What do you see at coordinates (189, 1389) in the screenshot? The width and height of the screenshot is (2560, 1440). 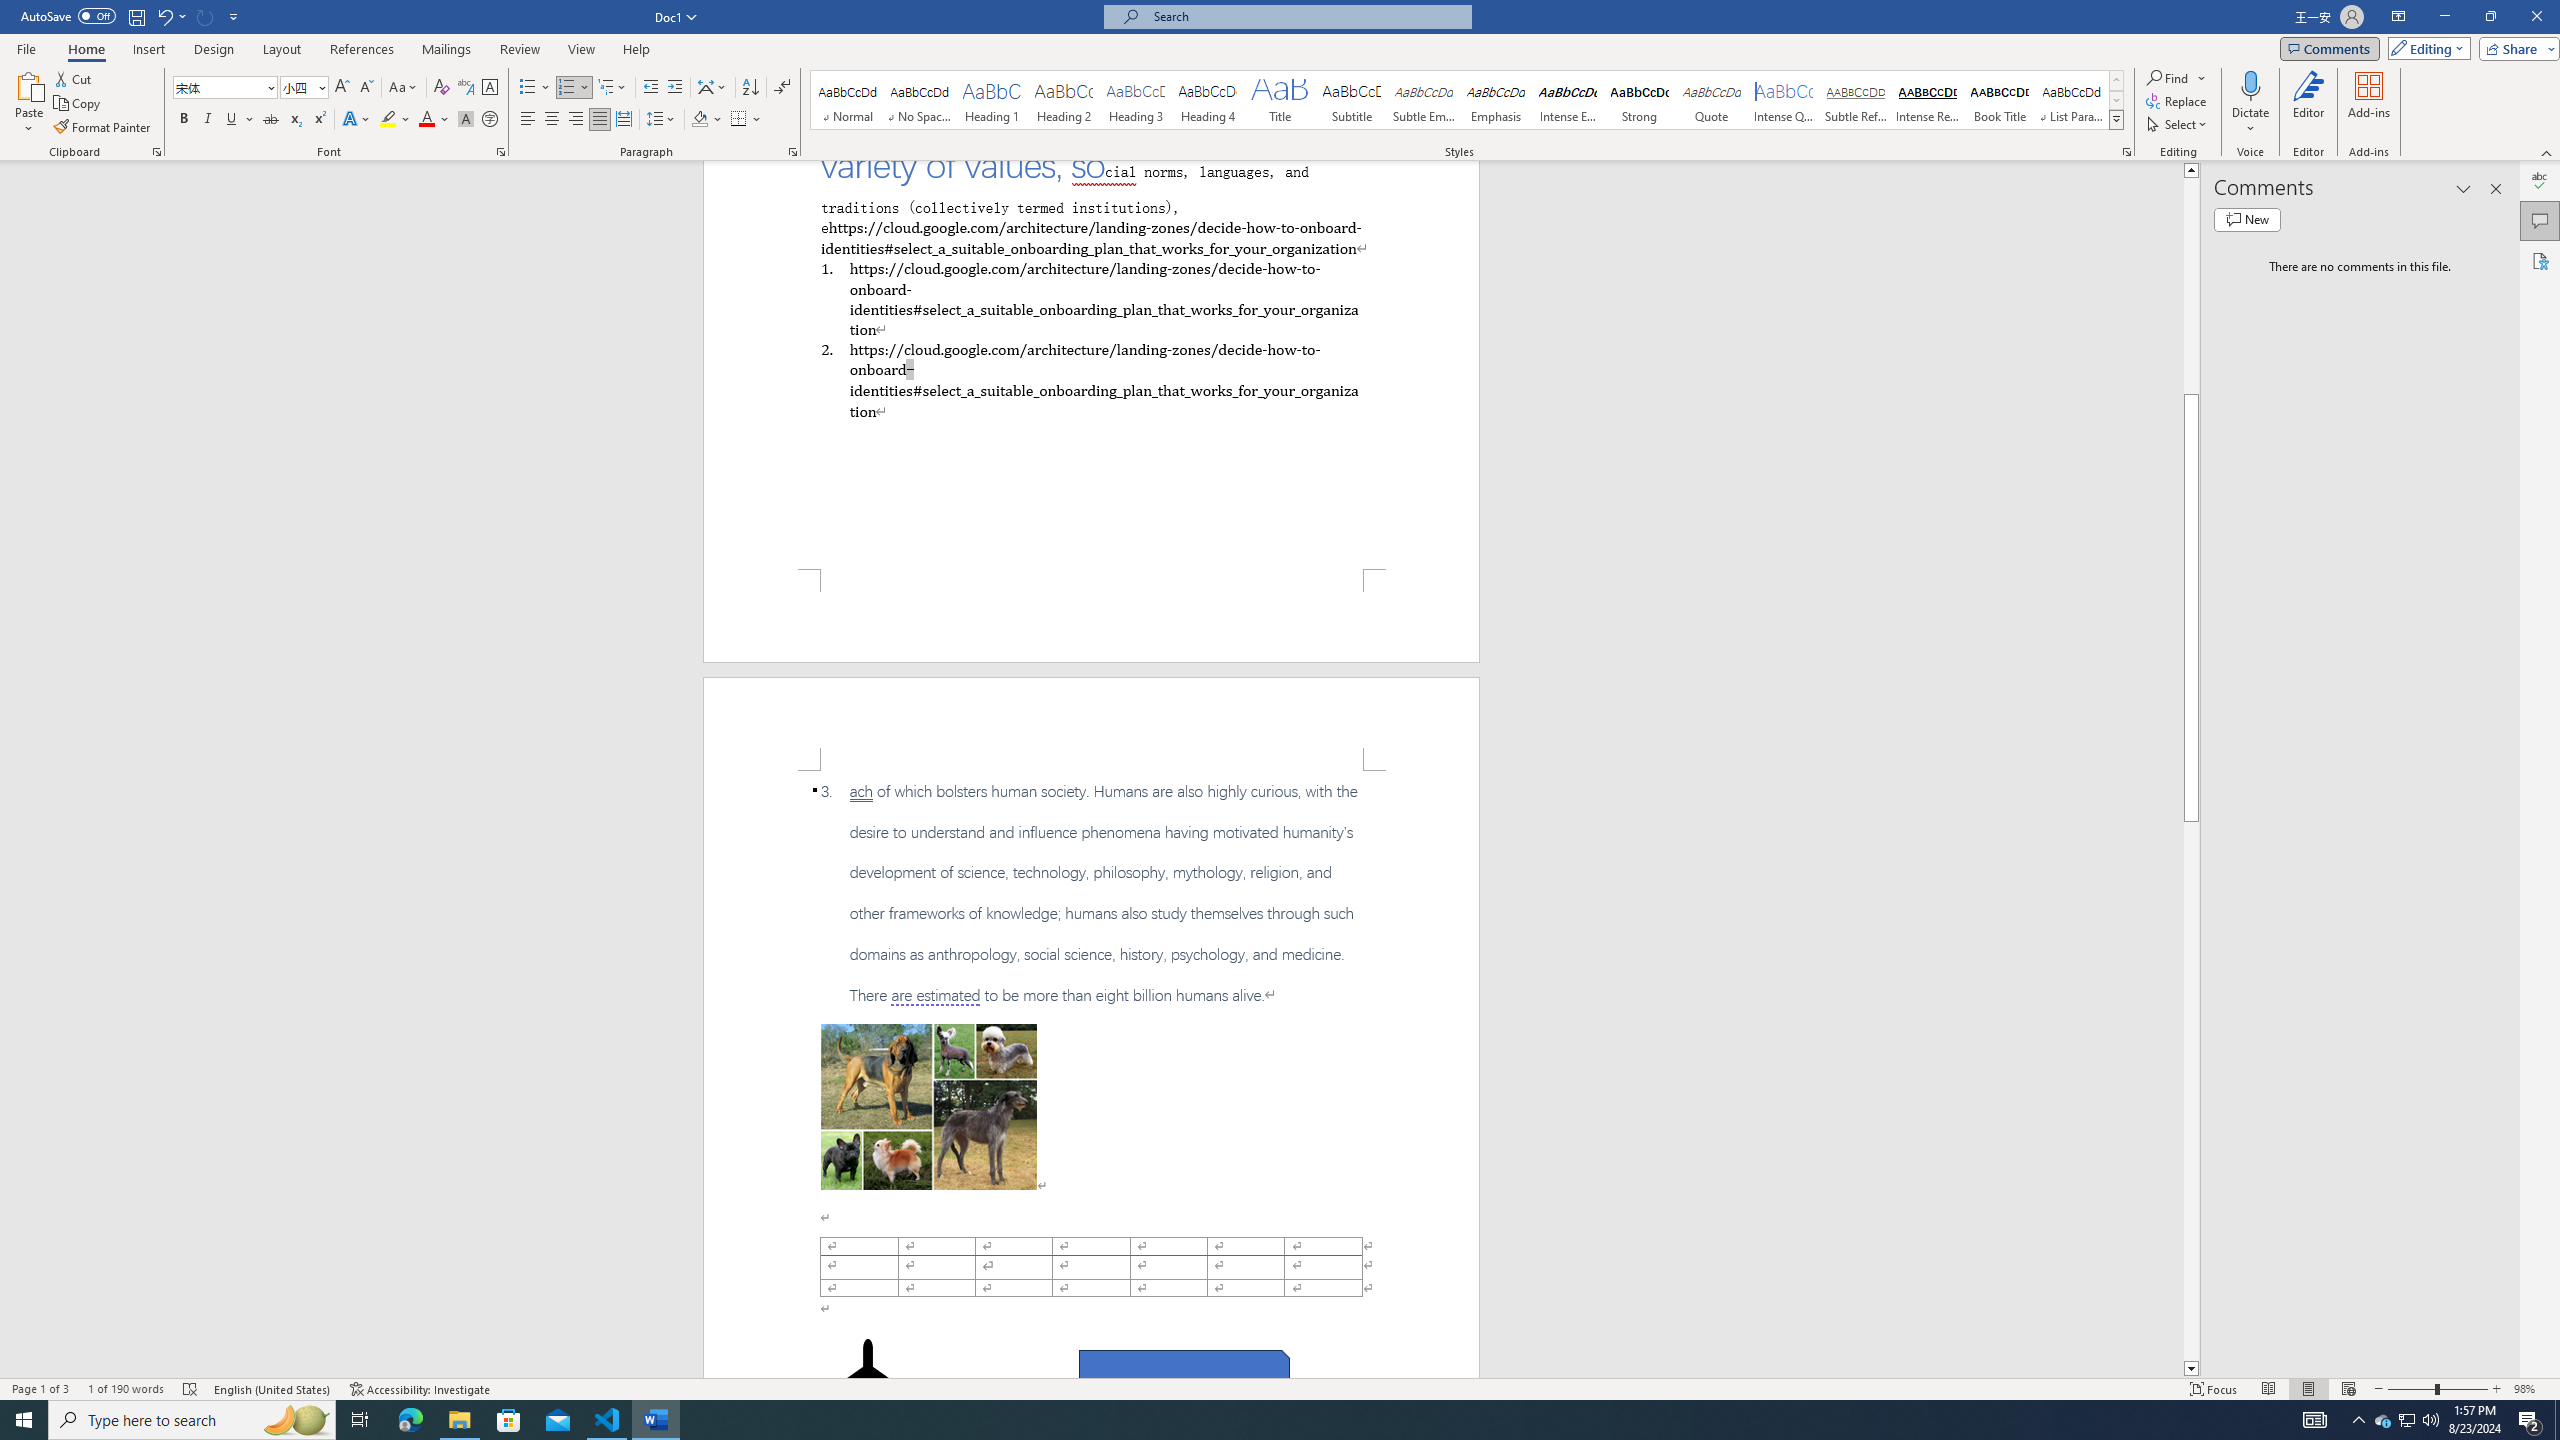 I see `'Spelling and Grammar Check Errors'` at bounding box center [189, 1389].